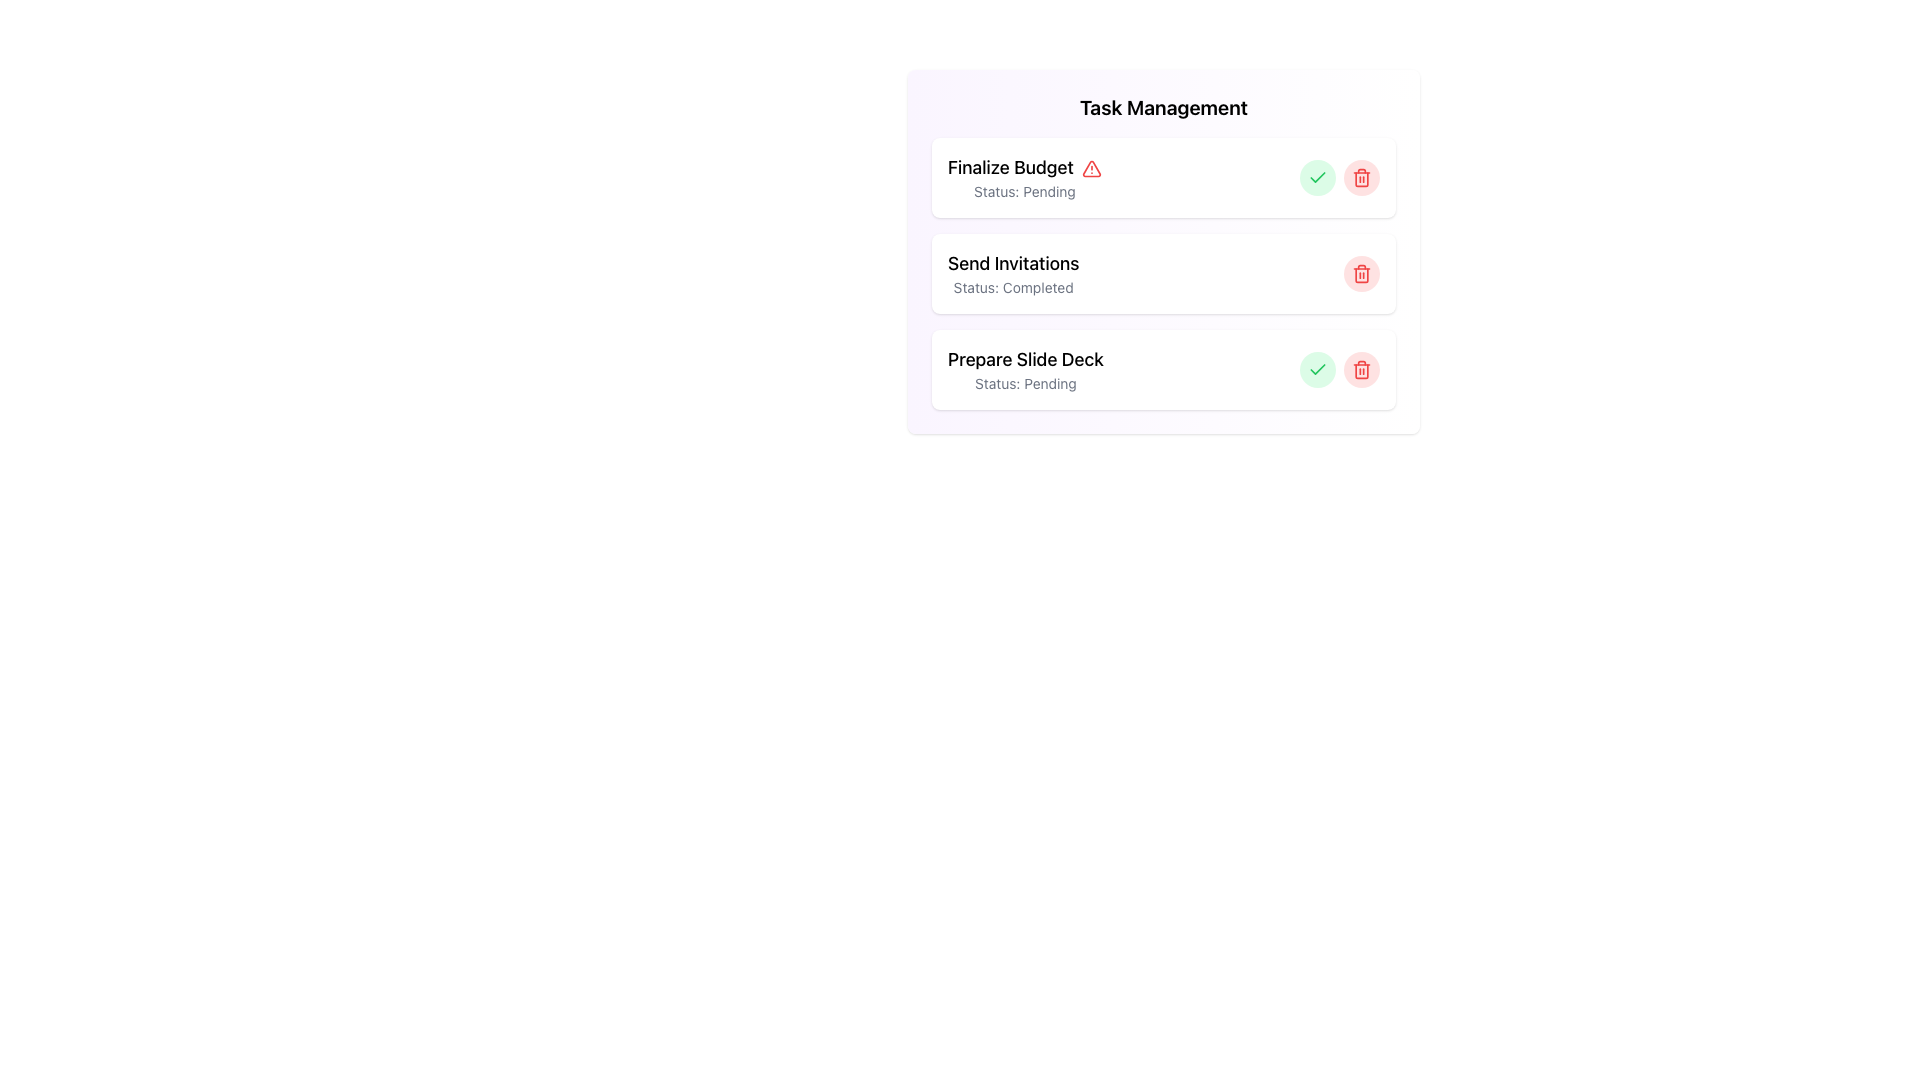 This screenshot has height=1080, width=1920. Describe the element at coordinates (1025, 370) in the screenshot. I see `the third task item in the Task Management section, which displays the title 'Prepare Slide Deck' and its status as 'pending'` at that location.